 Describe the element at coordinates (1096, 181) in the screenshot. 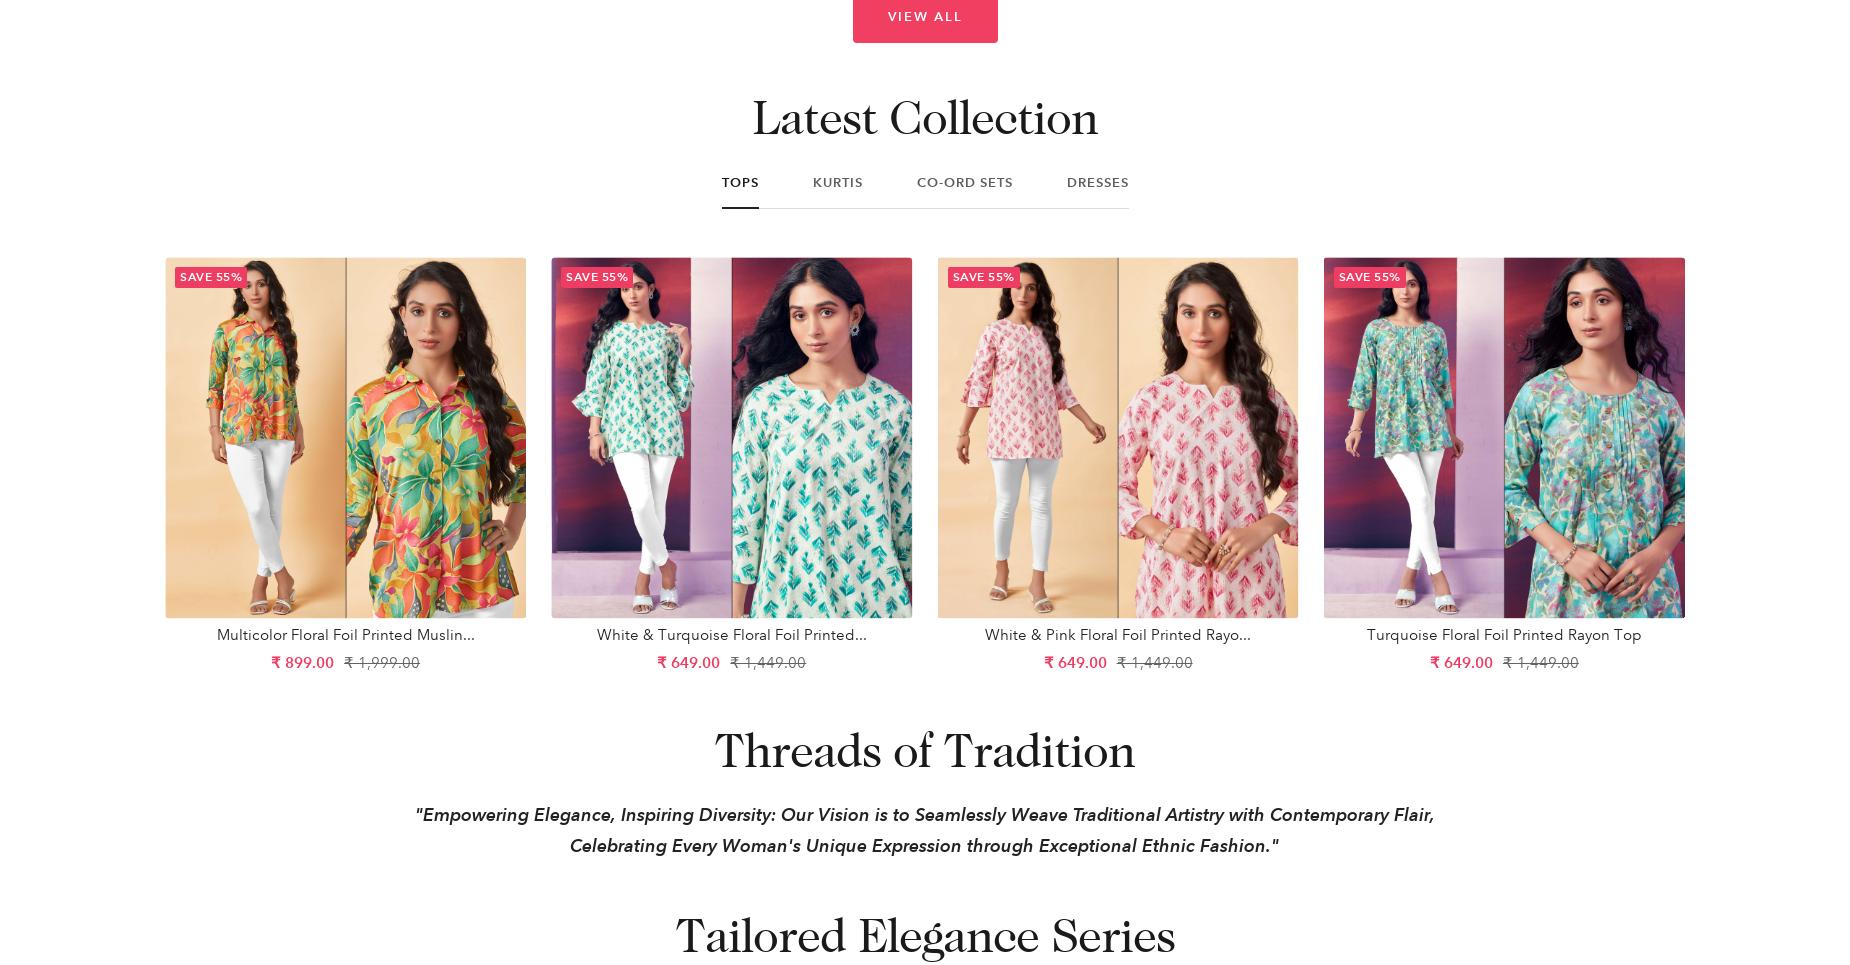

I see `'Dresses'` at that location.